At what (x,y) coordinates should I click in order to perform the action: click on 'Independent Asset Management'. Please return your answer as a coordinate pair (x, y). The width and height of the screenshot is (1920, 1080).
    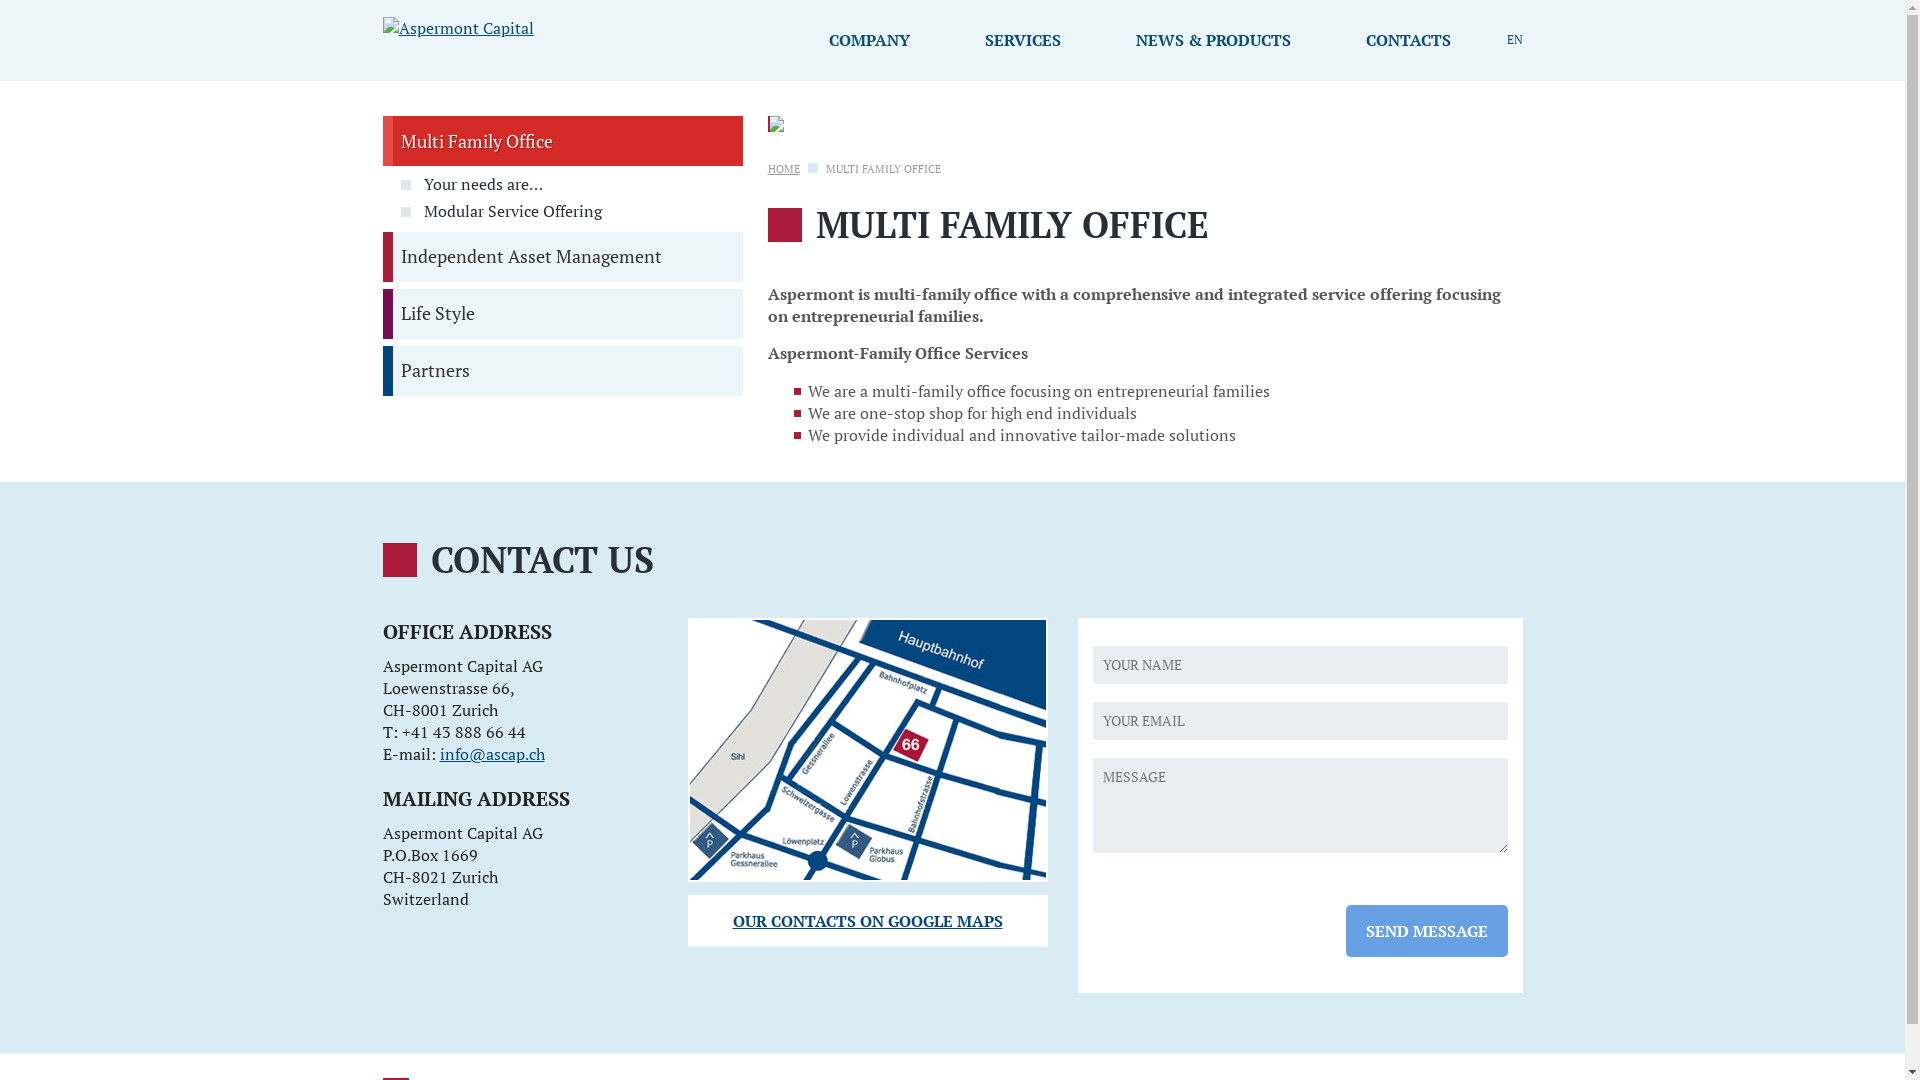
    Looking at the image, I should click on (560, 256).